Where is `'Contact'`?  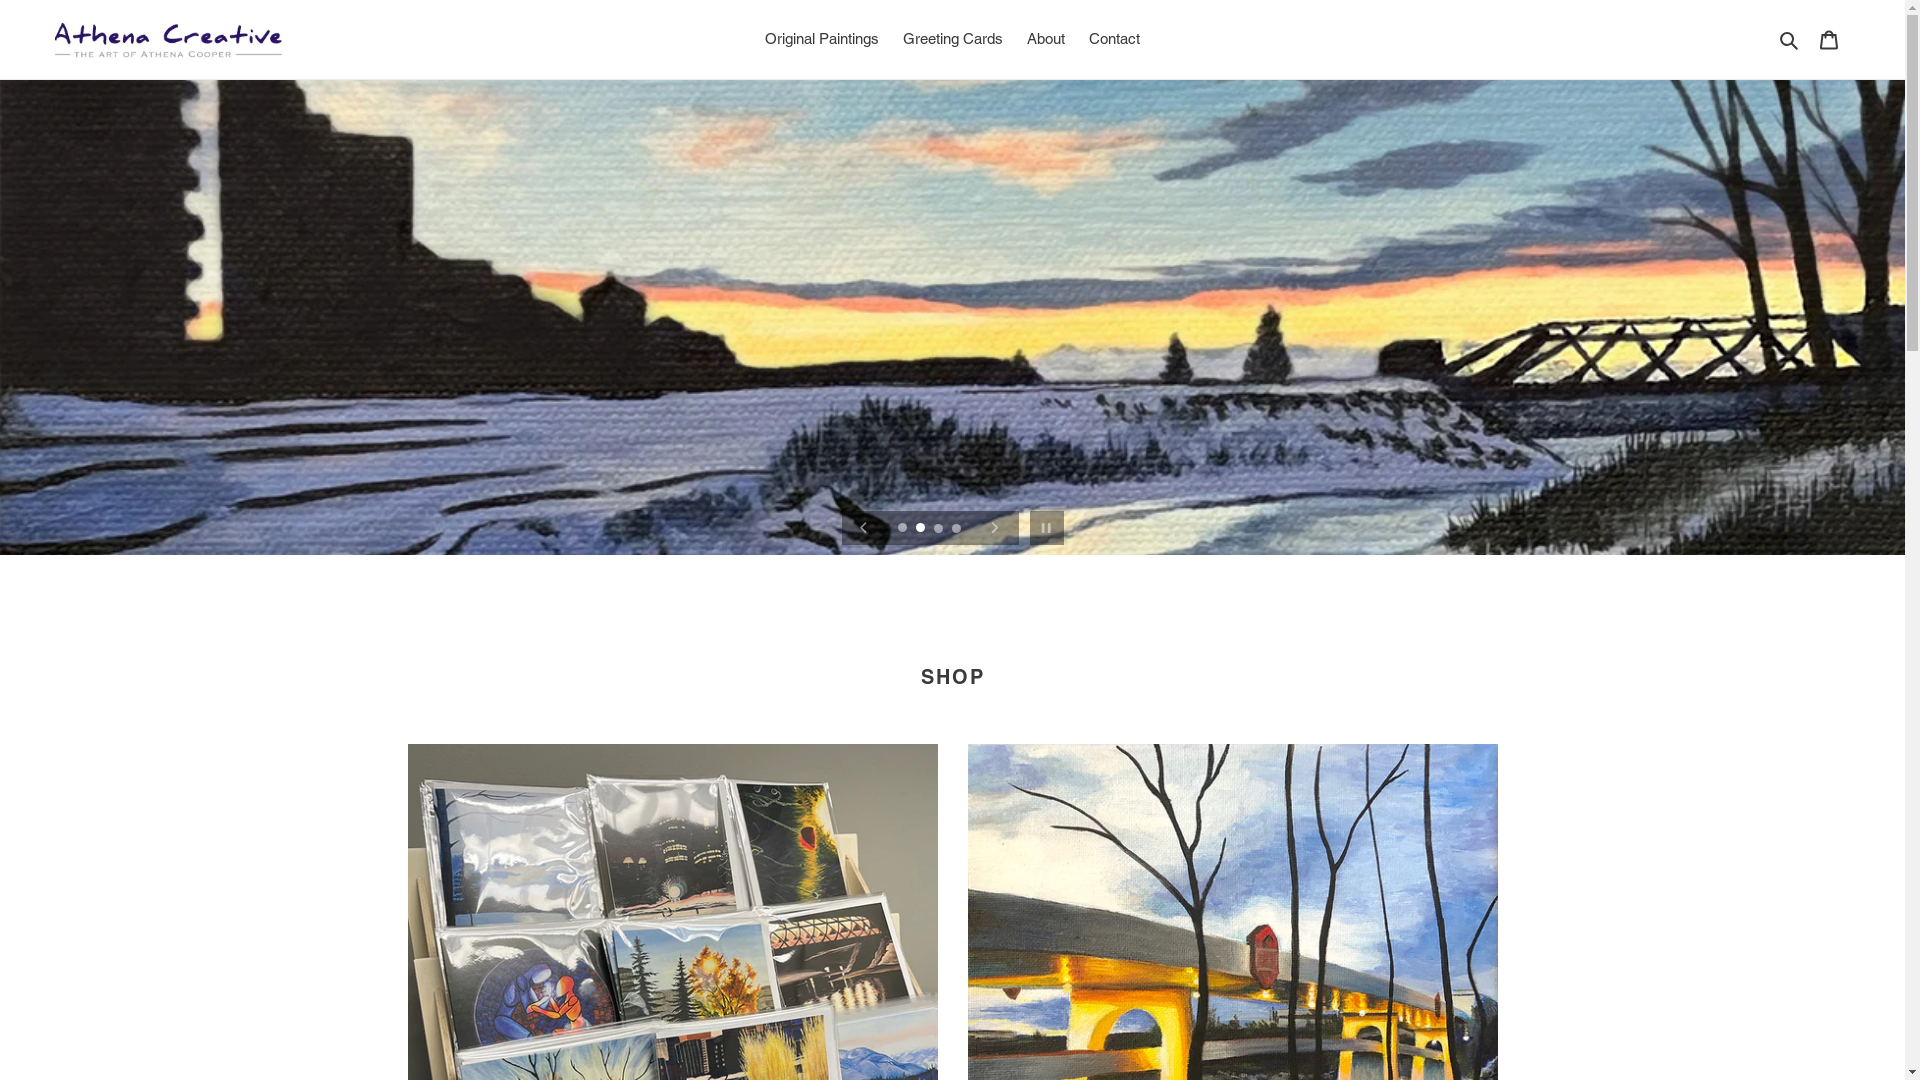 'Contact' is located at coordinates (1113, 39).